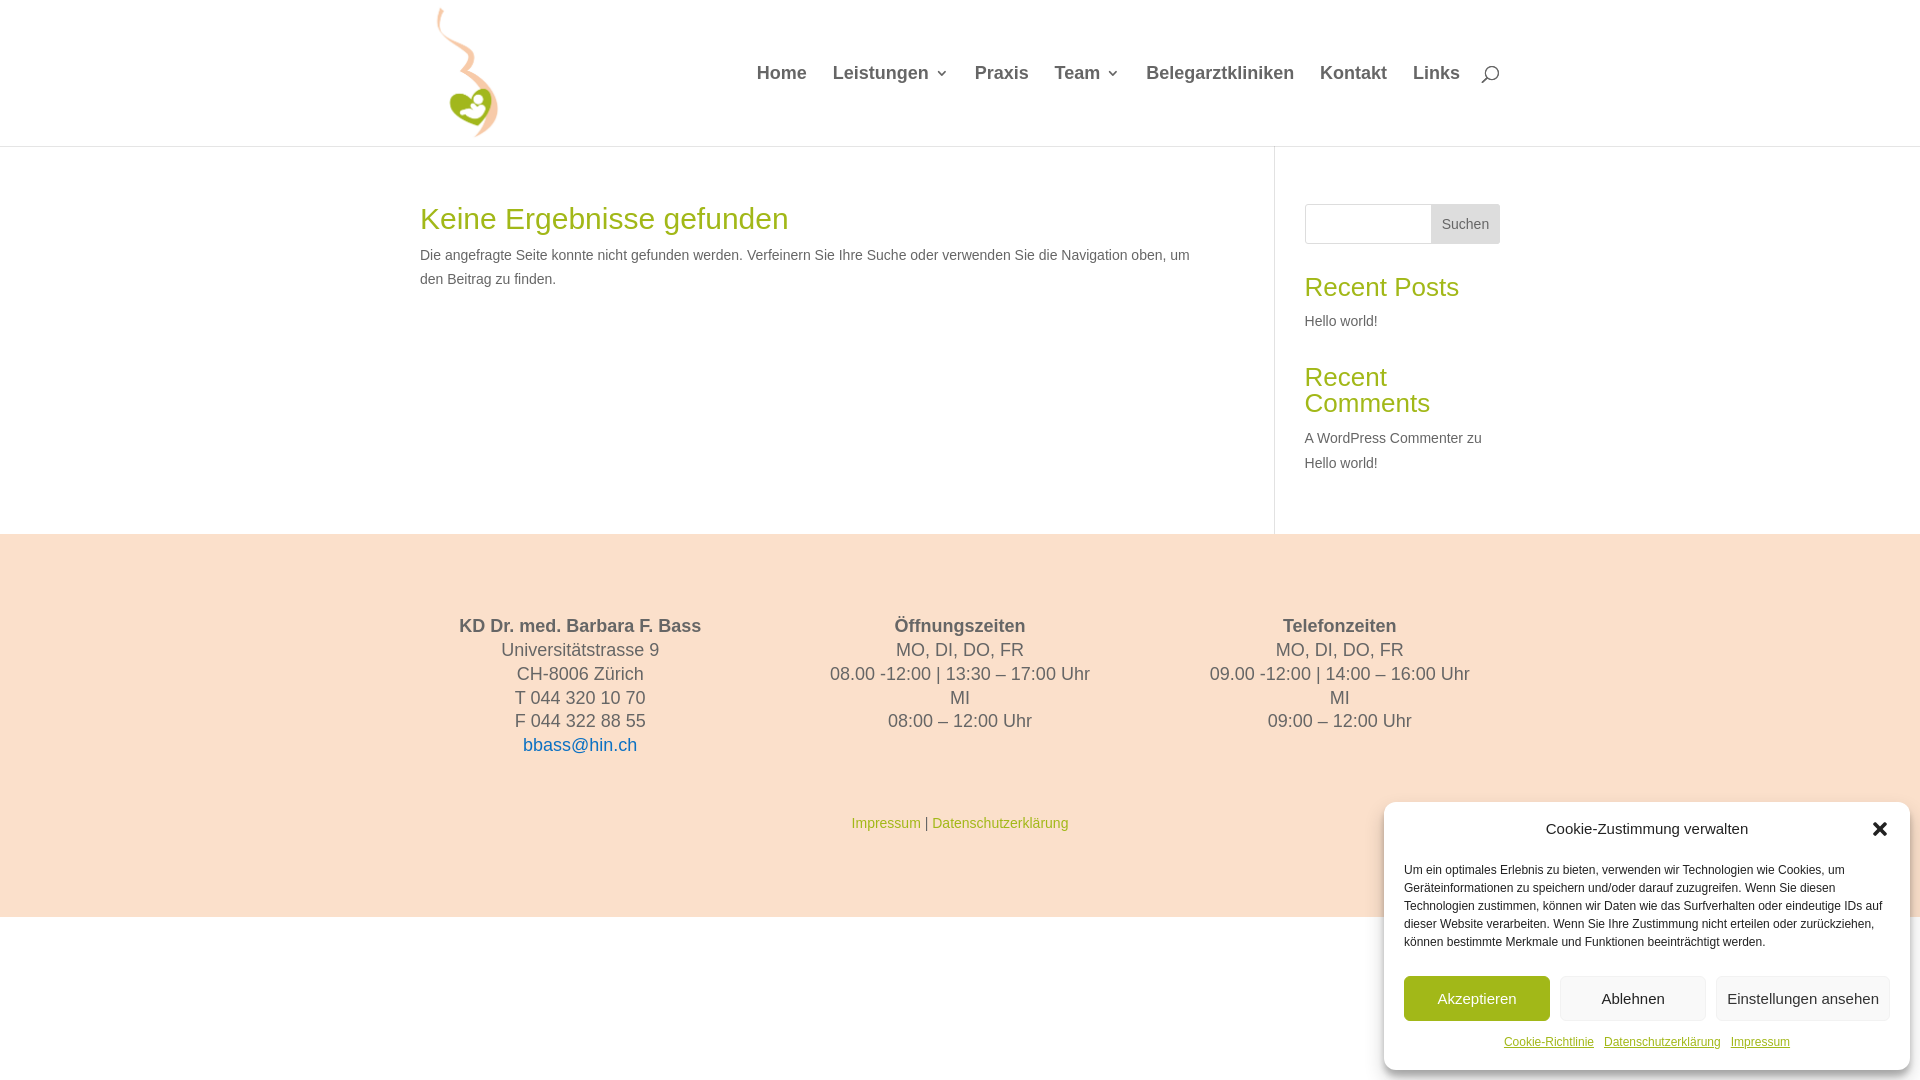 Image resolution: width=1920 pixels, height=1080 pixels. I want to click on 'bbass@hin.ch', so click(523, 744).